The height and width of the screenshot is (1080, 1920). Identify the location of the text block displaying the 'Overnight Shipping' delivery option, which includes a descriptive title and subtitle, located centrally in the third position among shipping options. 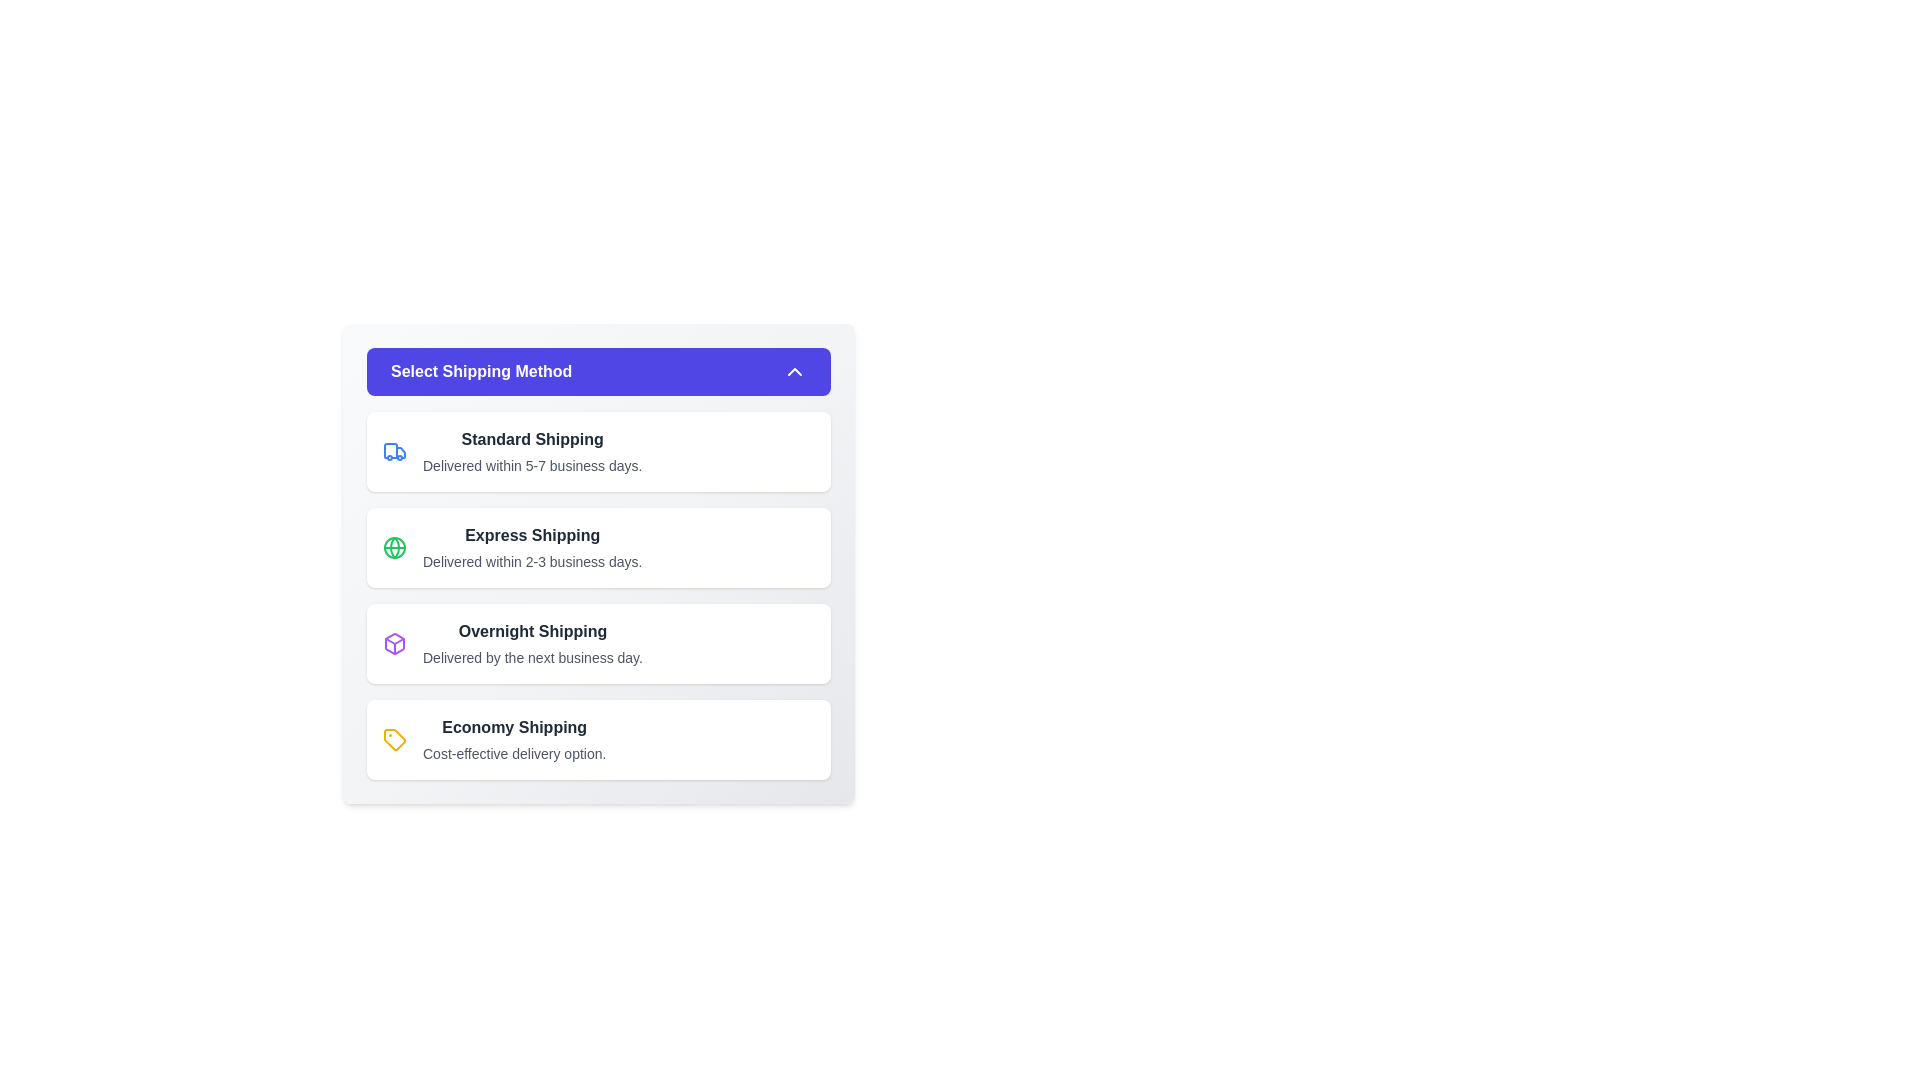
(532, 644).